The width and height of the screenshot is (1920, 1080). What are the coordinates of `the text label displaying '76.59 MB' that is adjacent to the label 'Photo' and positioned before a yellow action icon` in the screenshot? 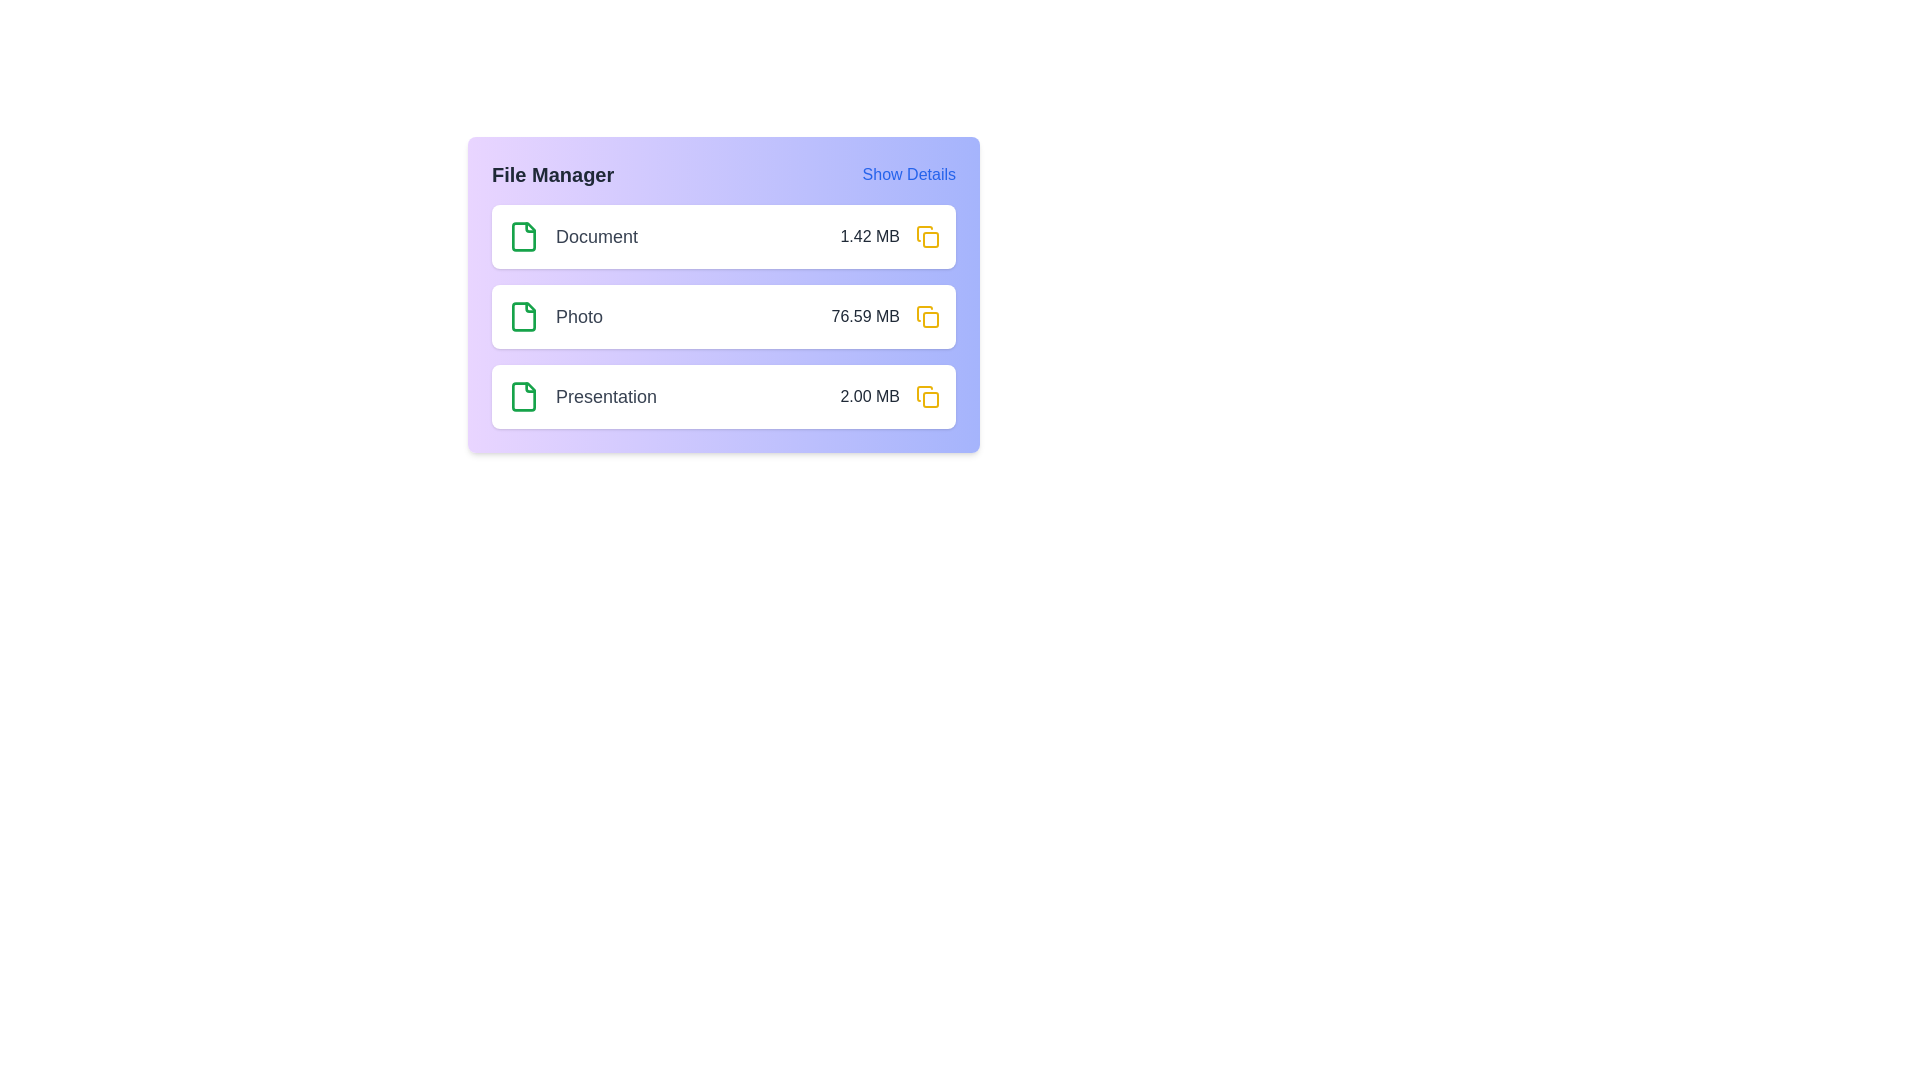 It's located at (884, 315).